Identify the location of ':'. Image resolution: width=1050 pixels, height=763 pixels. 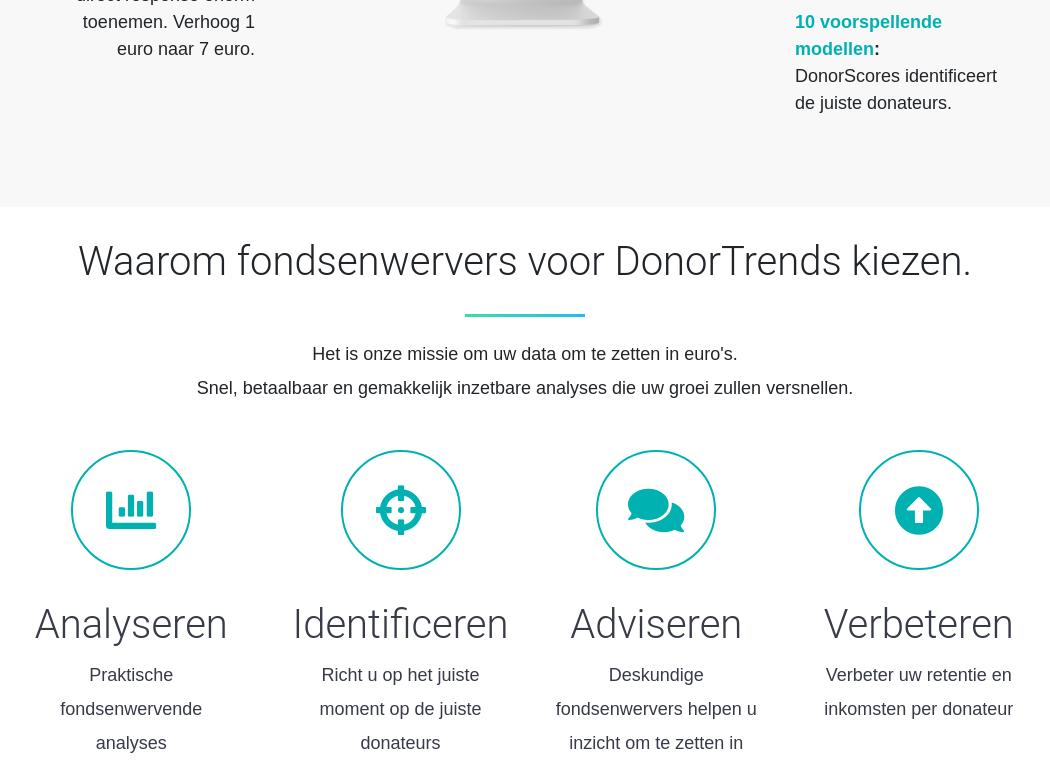
(875, 47).